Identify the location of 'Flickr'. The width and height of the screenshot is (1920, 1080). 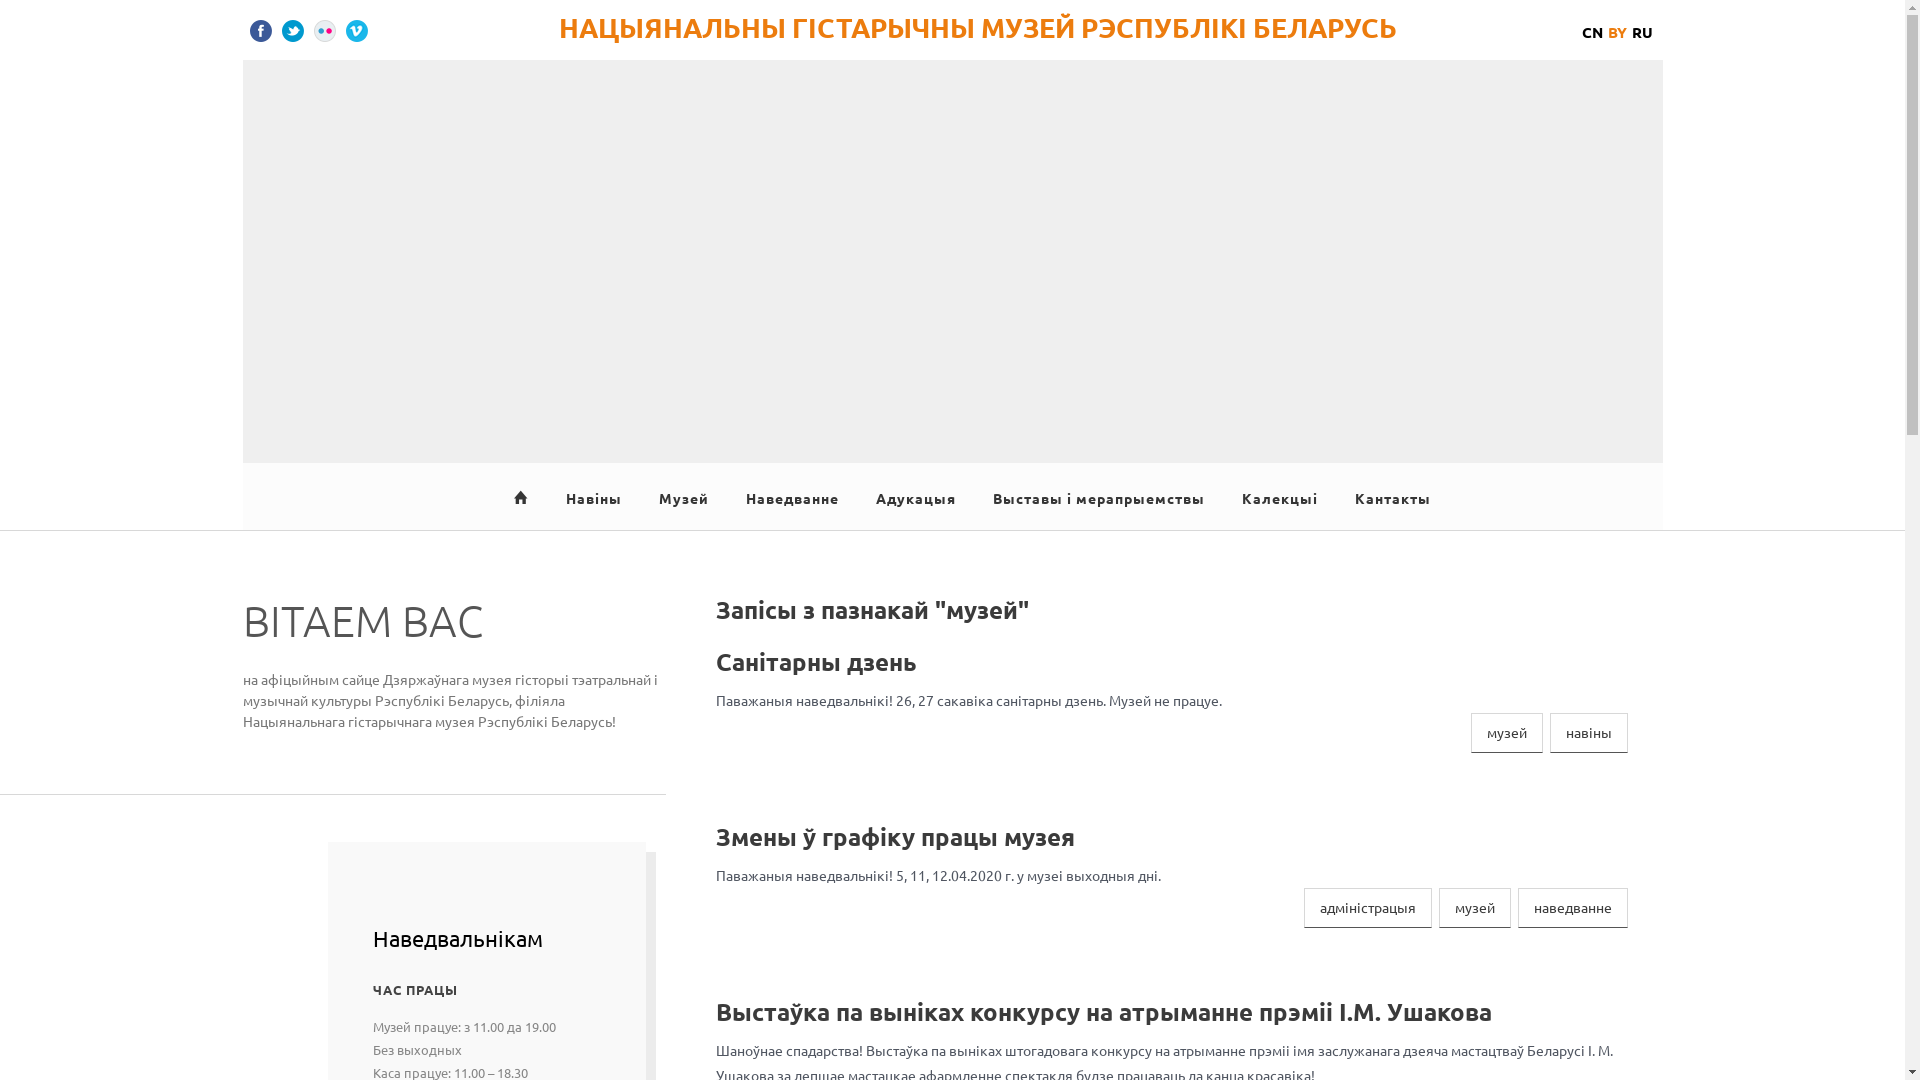
(325, 30).